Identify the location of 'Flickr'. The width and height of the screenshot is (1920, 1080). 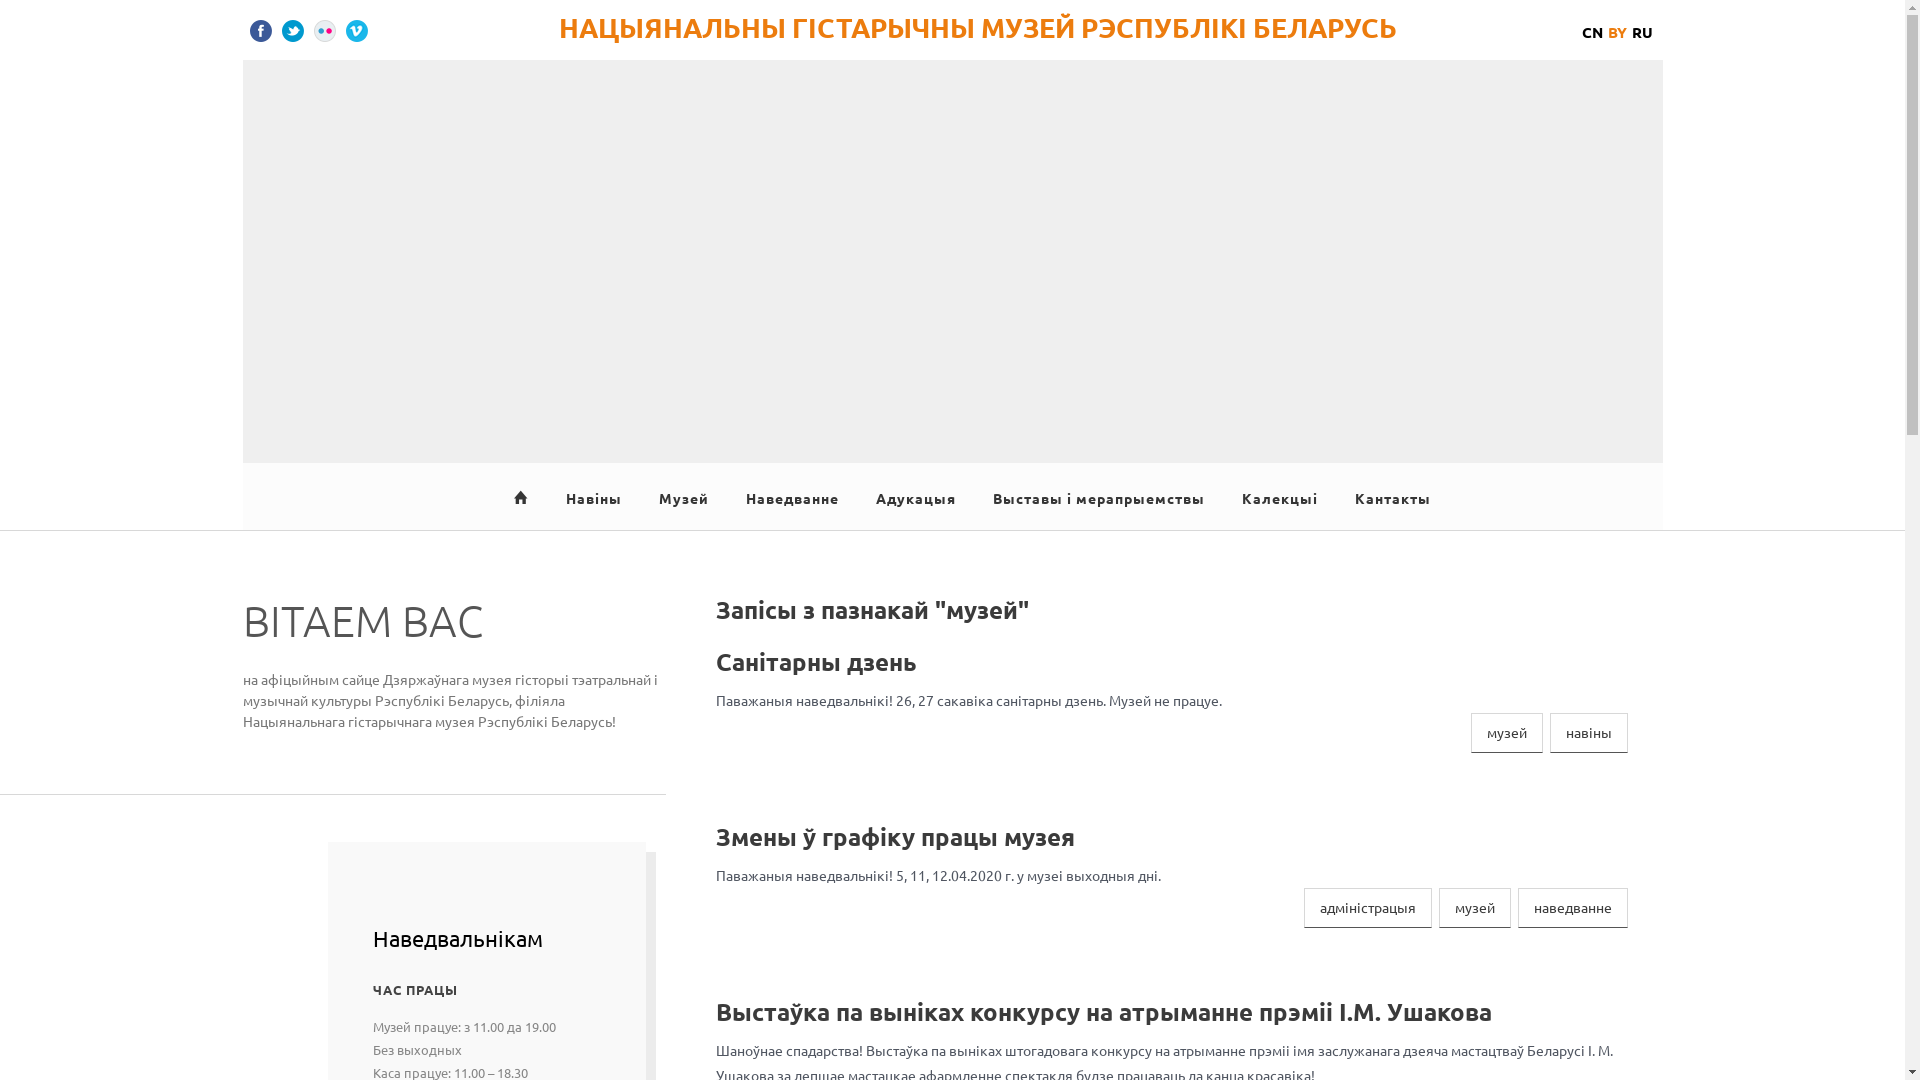
(325, 30).